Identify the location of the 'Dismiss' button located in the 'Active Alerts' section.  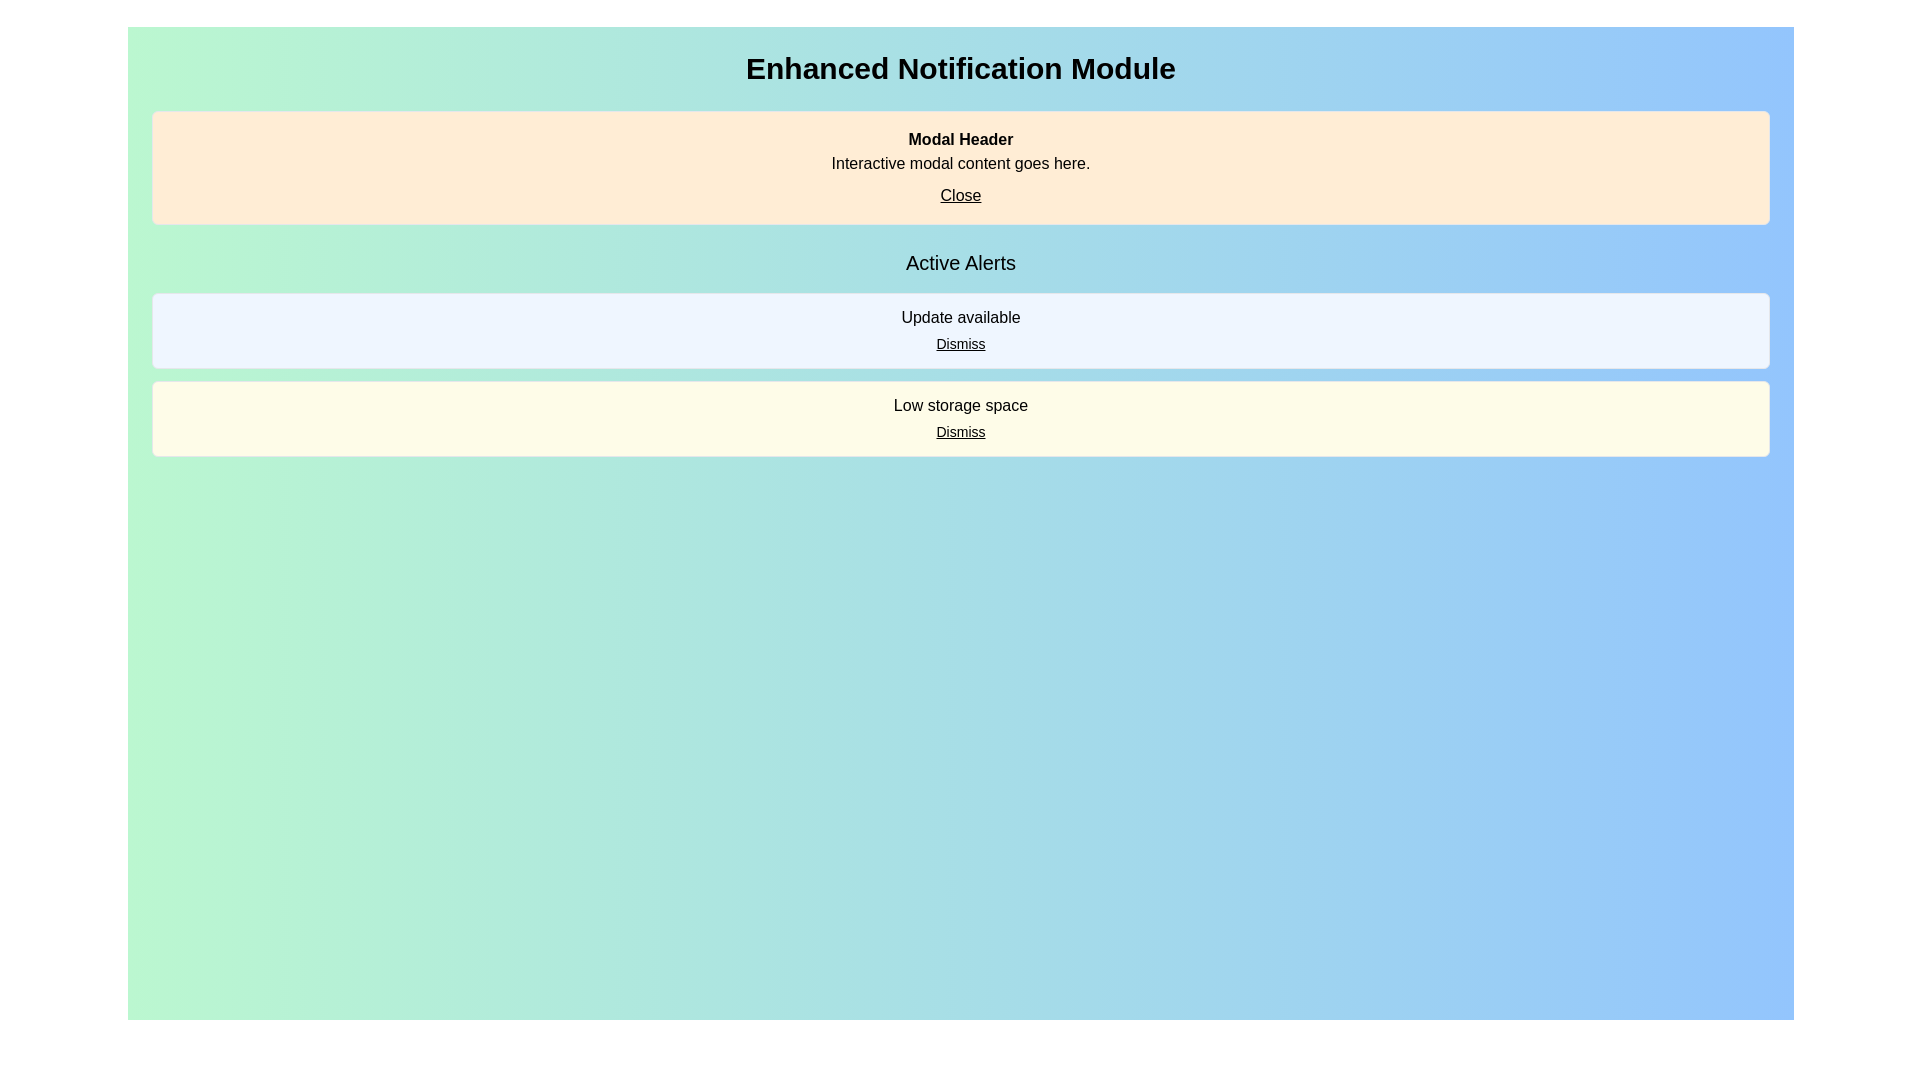
(960, 342).